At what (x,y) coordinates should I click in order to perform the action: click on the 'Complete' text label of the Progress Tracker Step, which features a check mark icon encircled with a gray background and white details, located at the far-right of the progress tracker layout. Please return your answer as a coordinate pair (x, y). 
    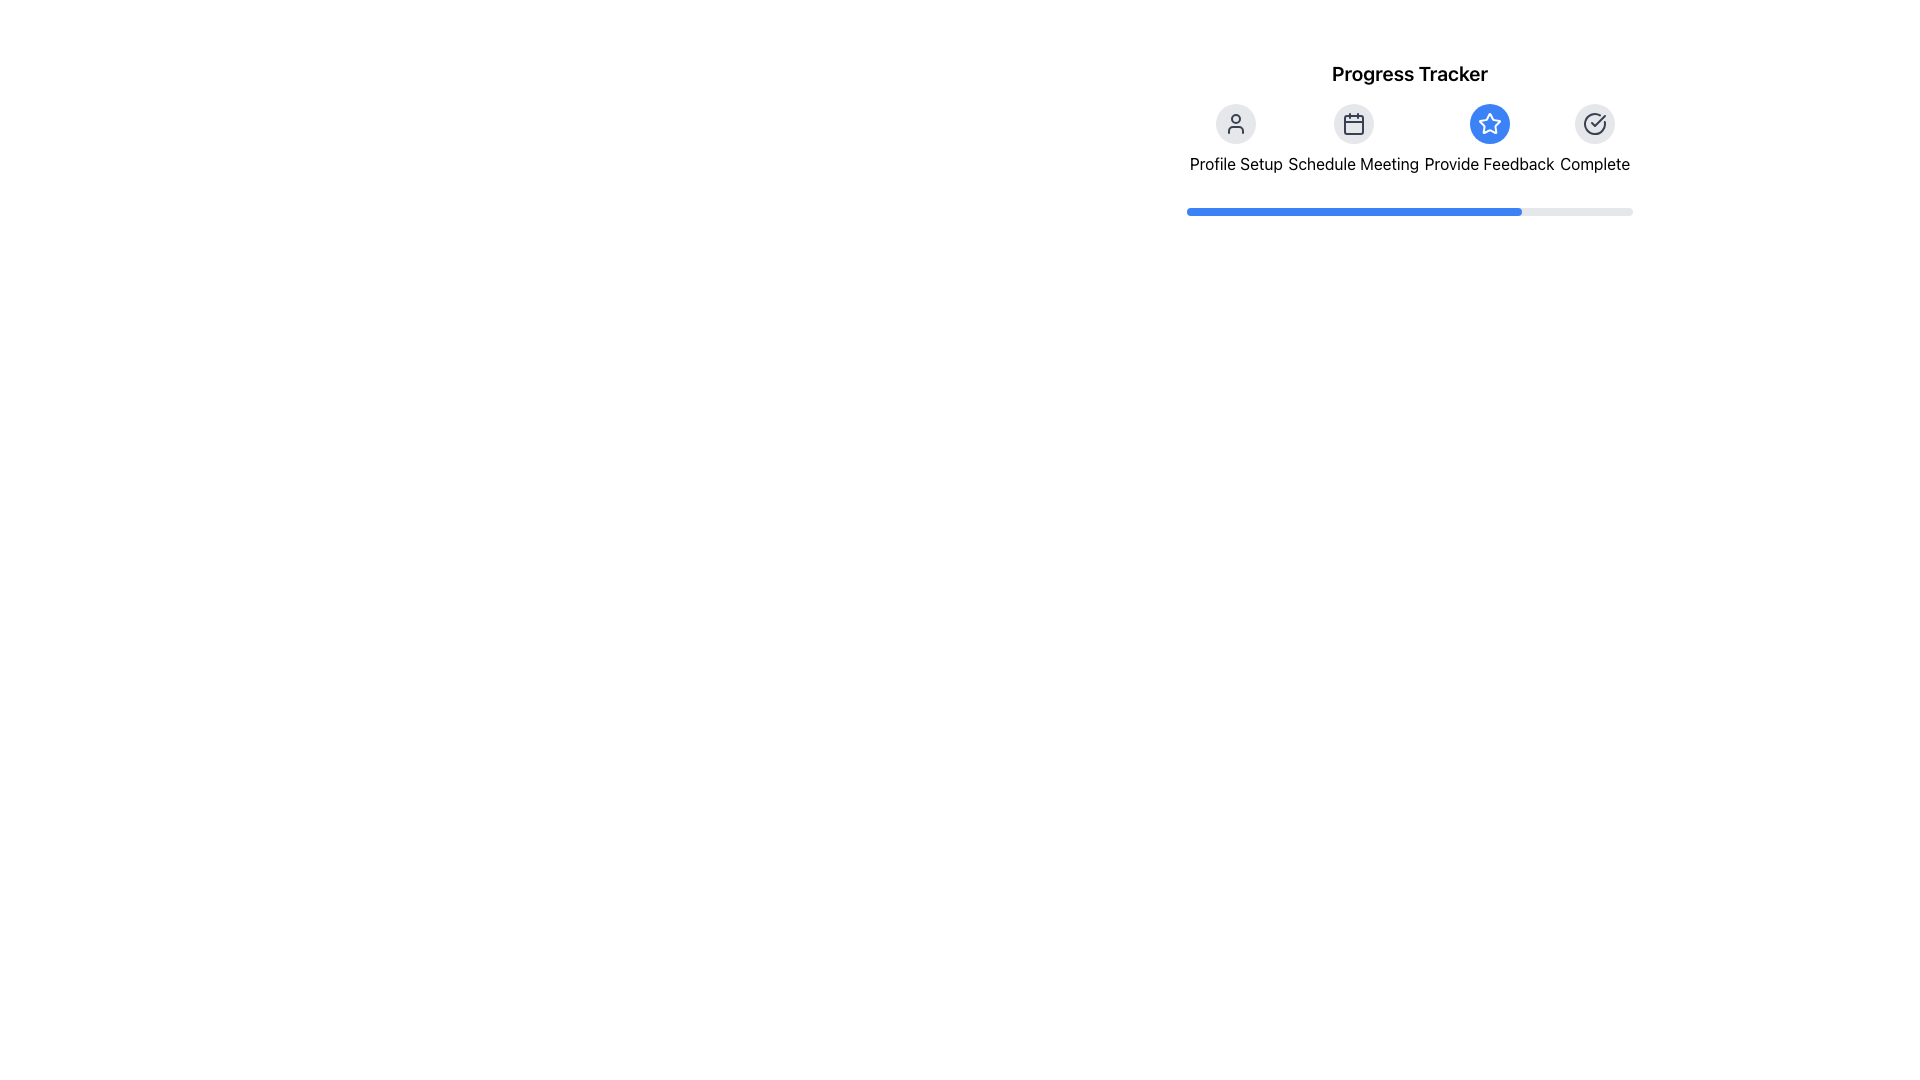
    Looking at the image, I should click on (1594, 138).